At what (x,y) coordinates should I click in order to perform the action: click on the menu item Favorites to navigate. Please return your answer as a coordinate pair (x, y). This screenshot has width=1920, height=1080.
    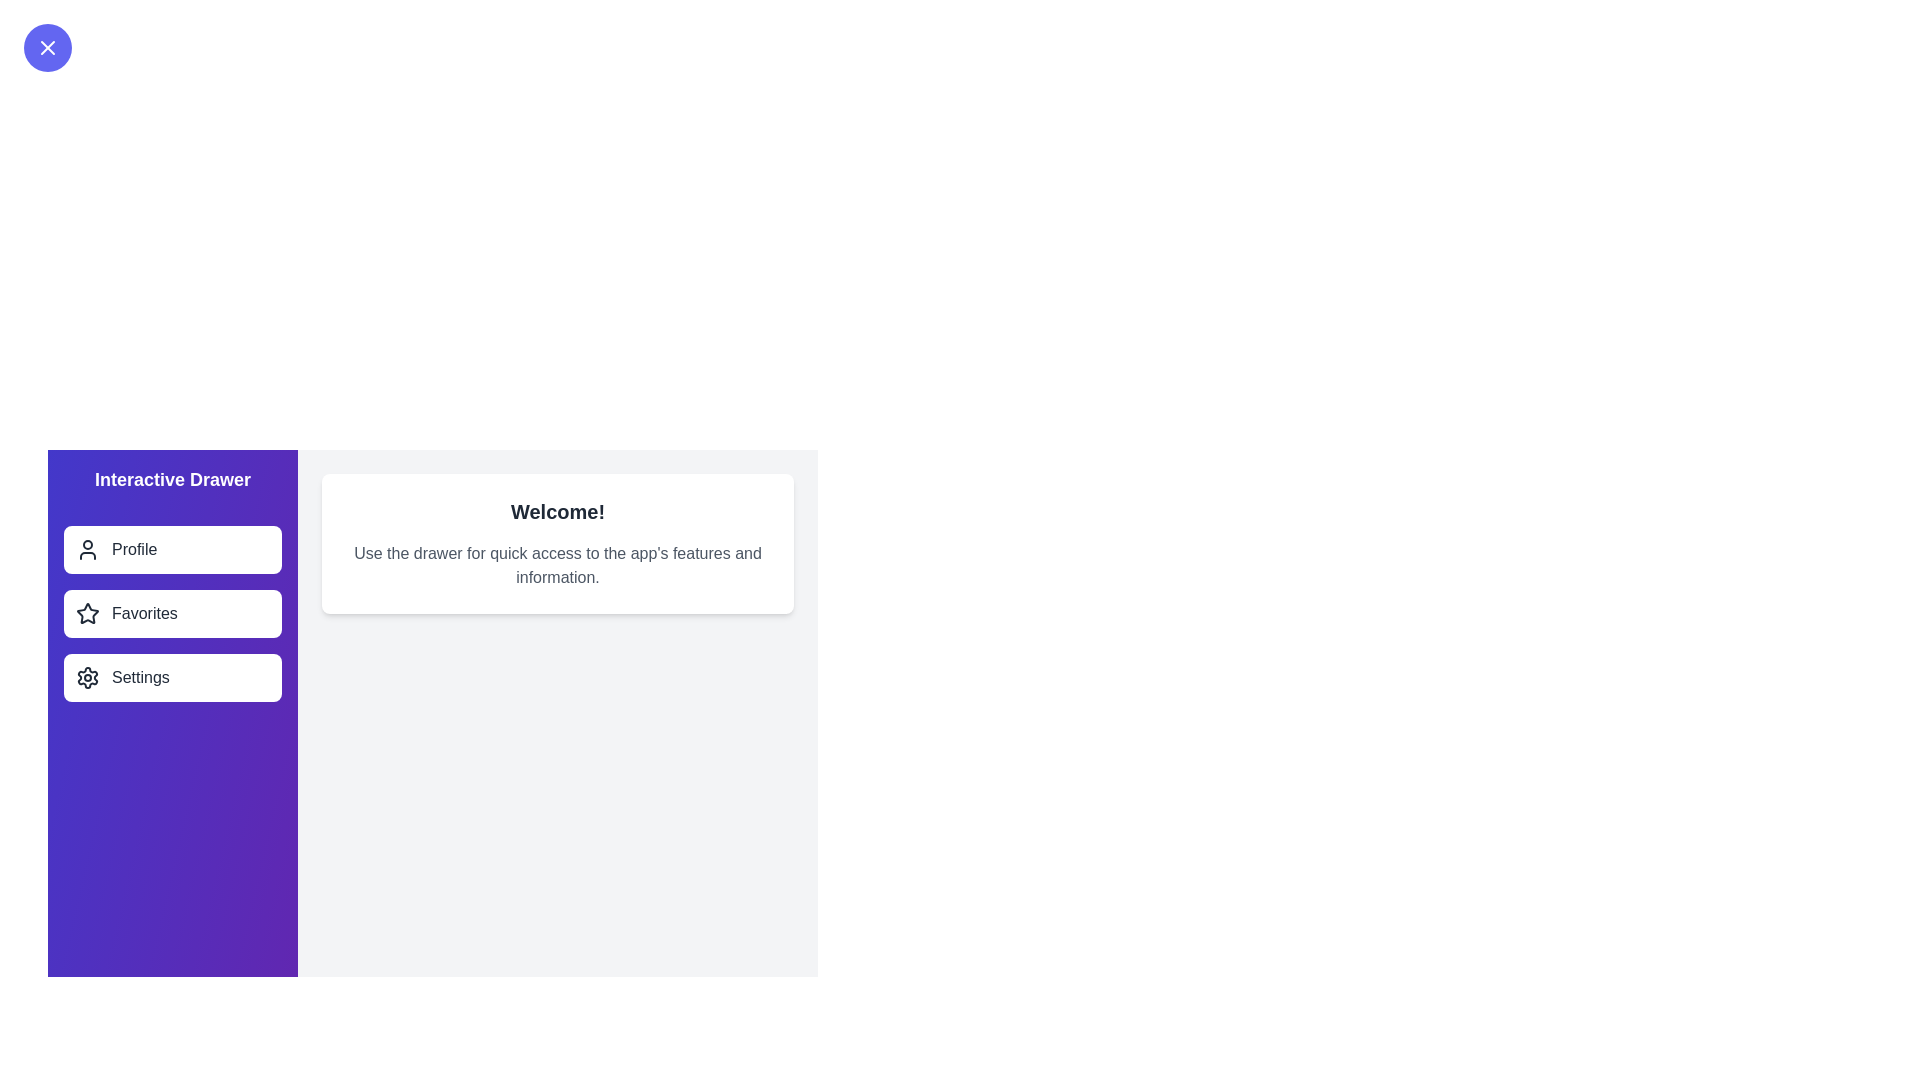
    Looking at the image, I should click on (172, 612).